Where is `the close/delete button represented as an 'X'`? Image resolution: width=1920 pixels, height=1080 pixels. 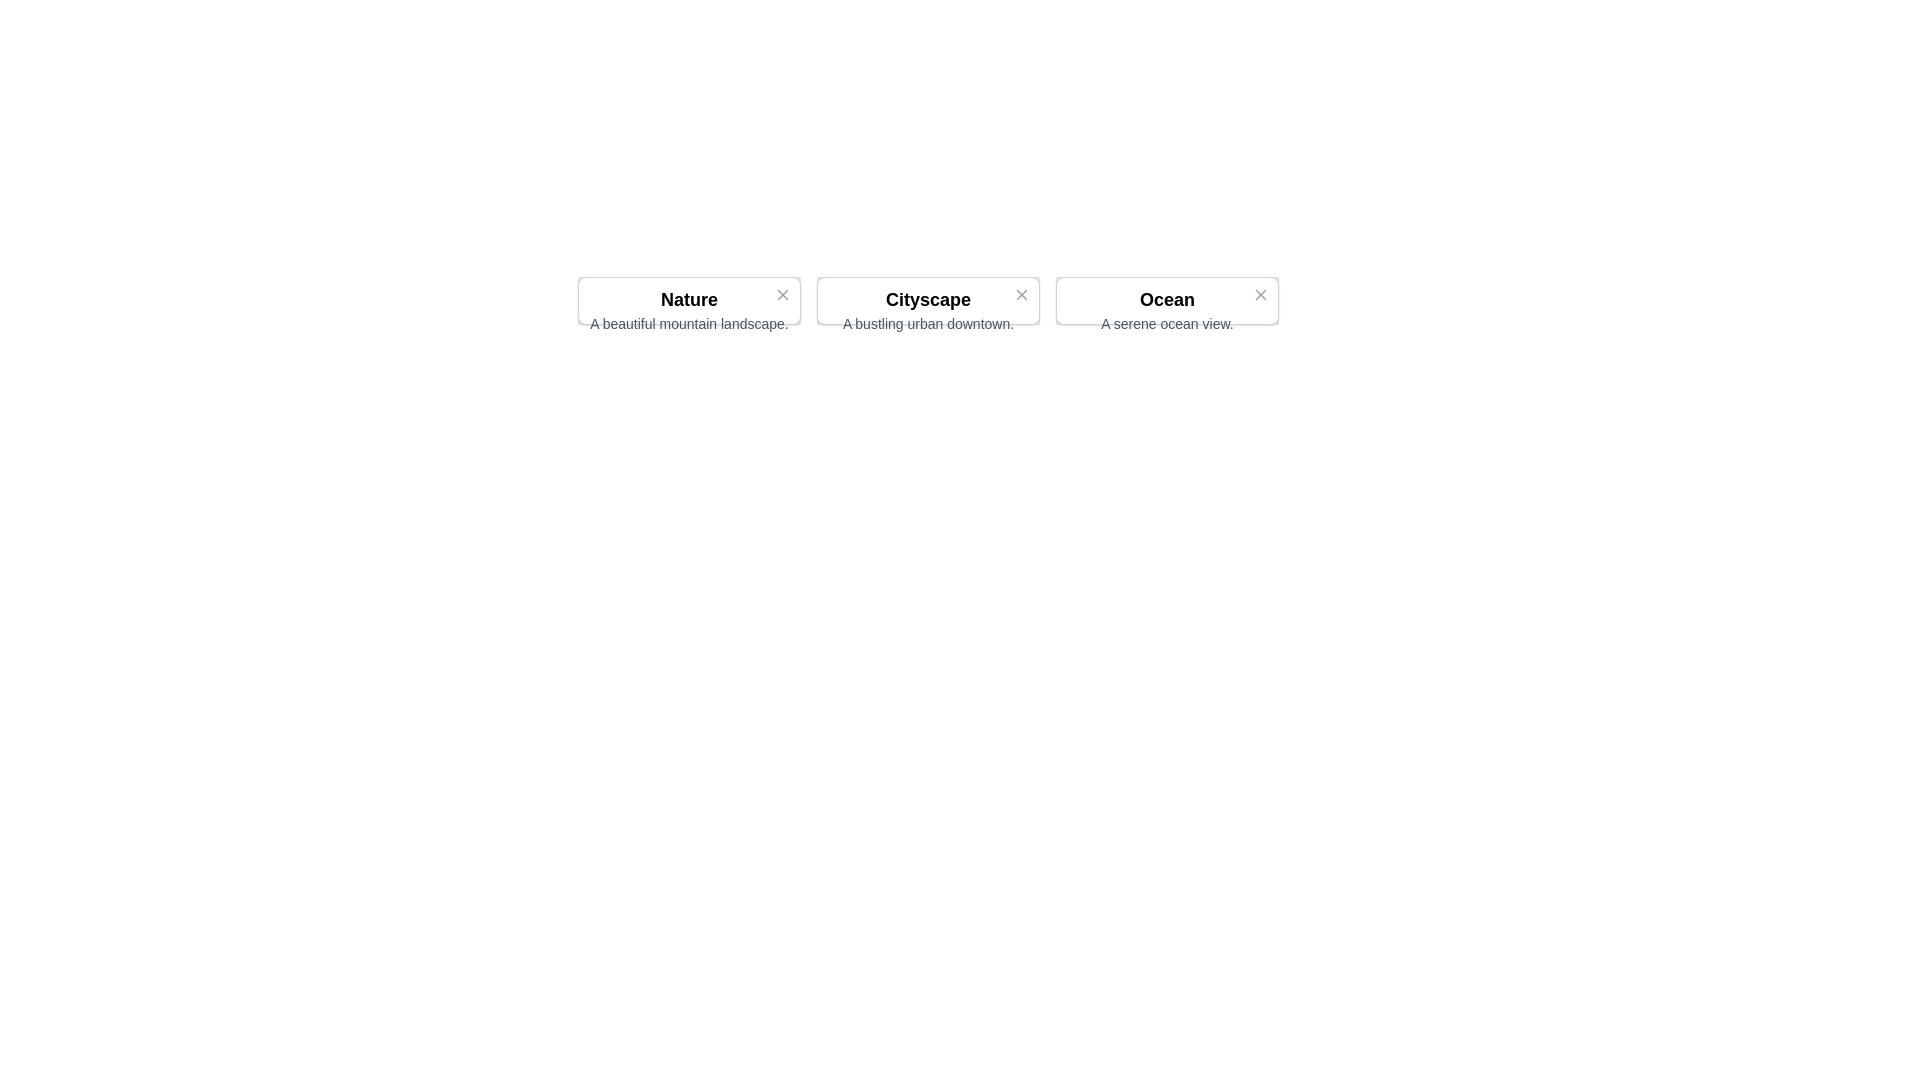
the close/delete button represented as an 'X' is located at coordinates (781, 294).